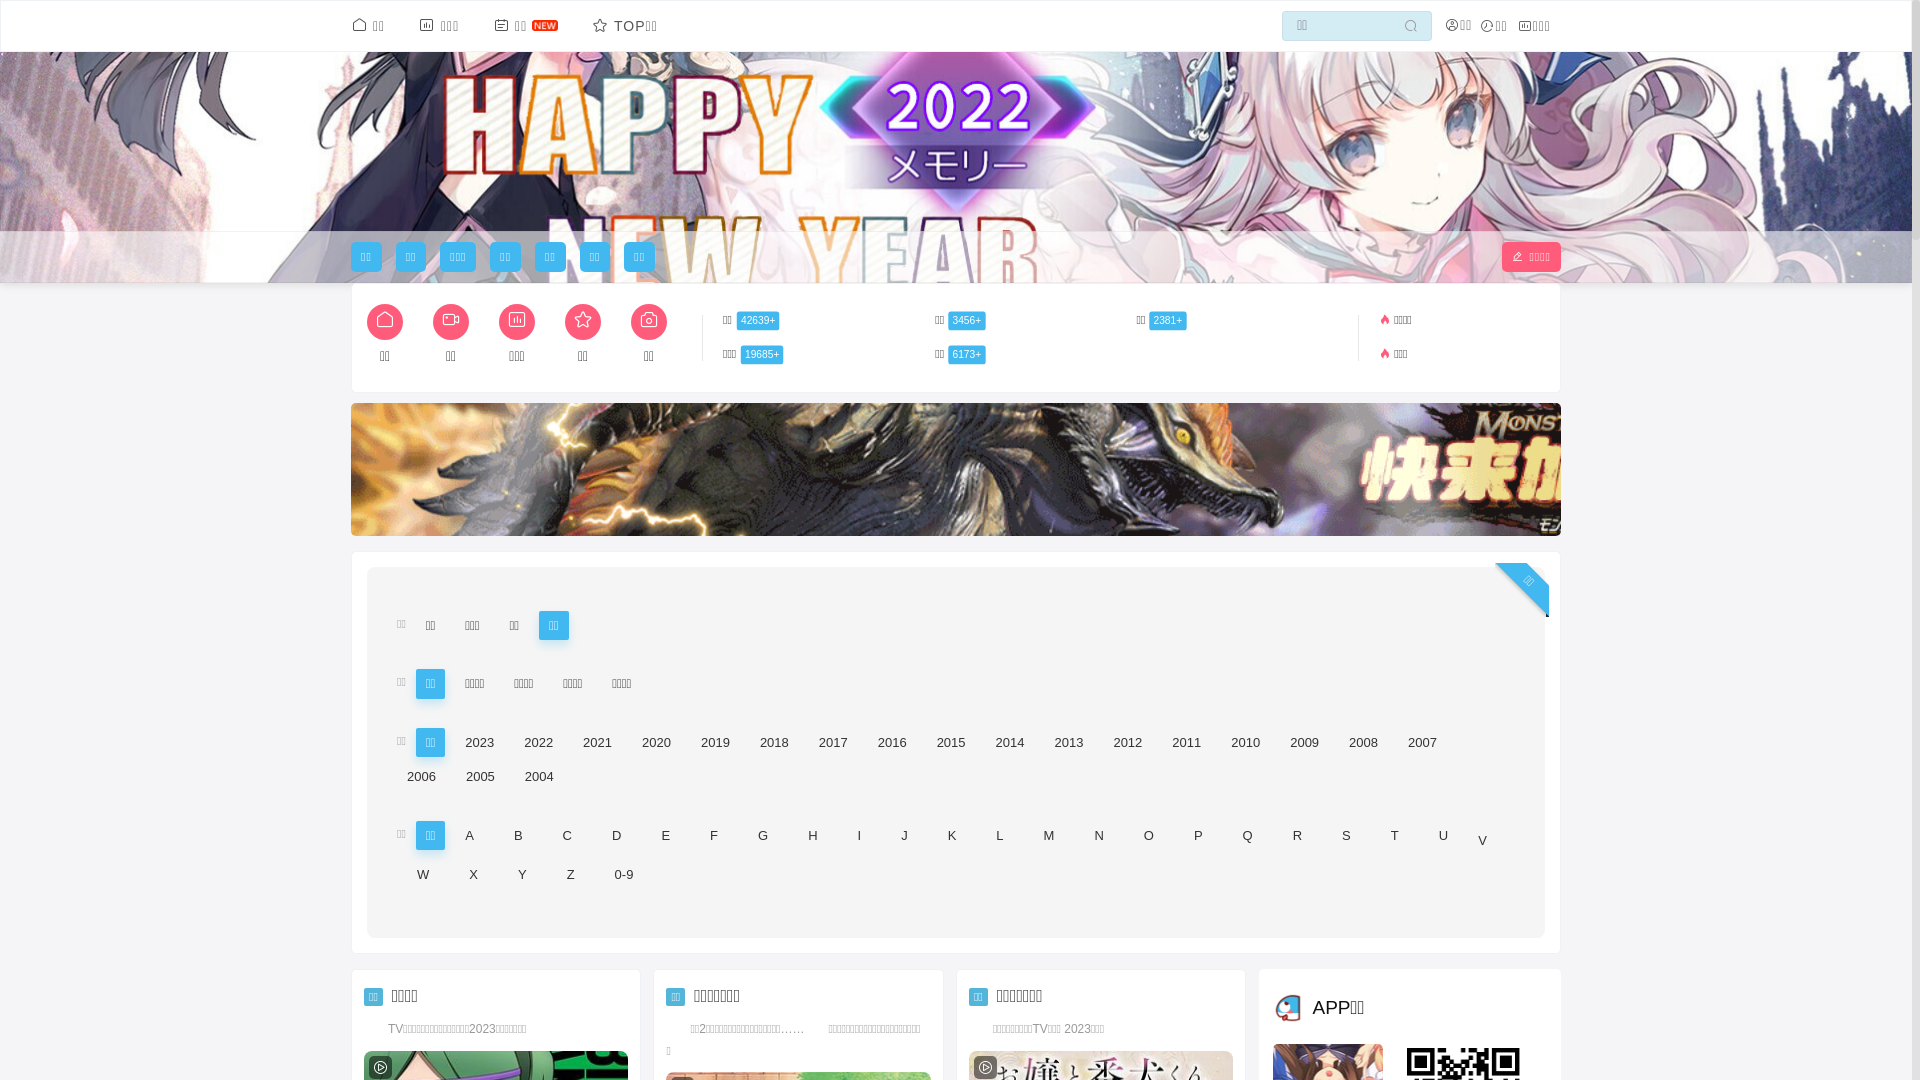 This screenshot has height=1080, width=1920. What do you see at coordinates (538, 742) in the screenshot?
I see `'2022'` at bounding box center [538, 742].